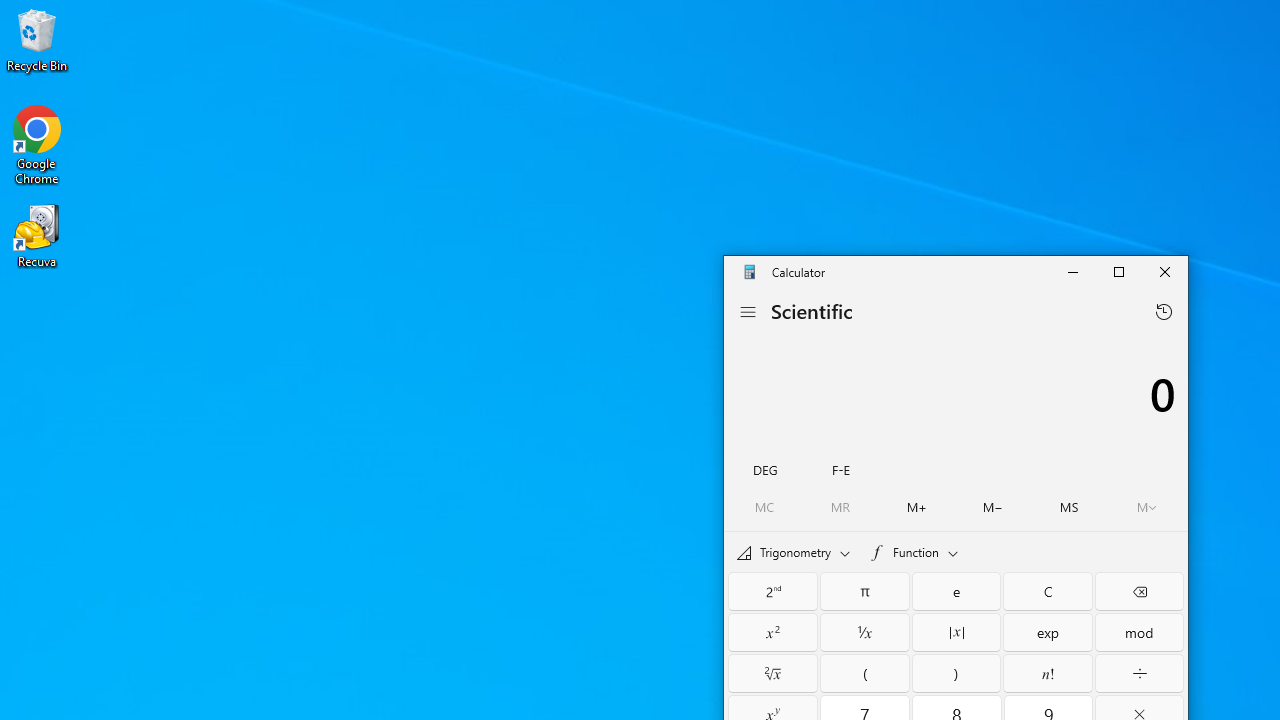 The image size is (1280, 720). Describe the element at coordinates (747, 311) in the screenshot. I see `'Open Navigation'` at that location.